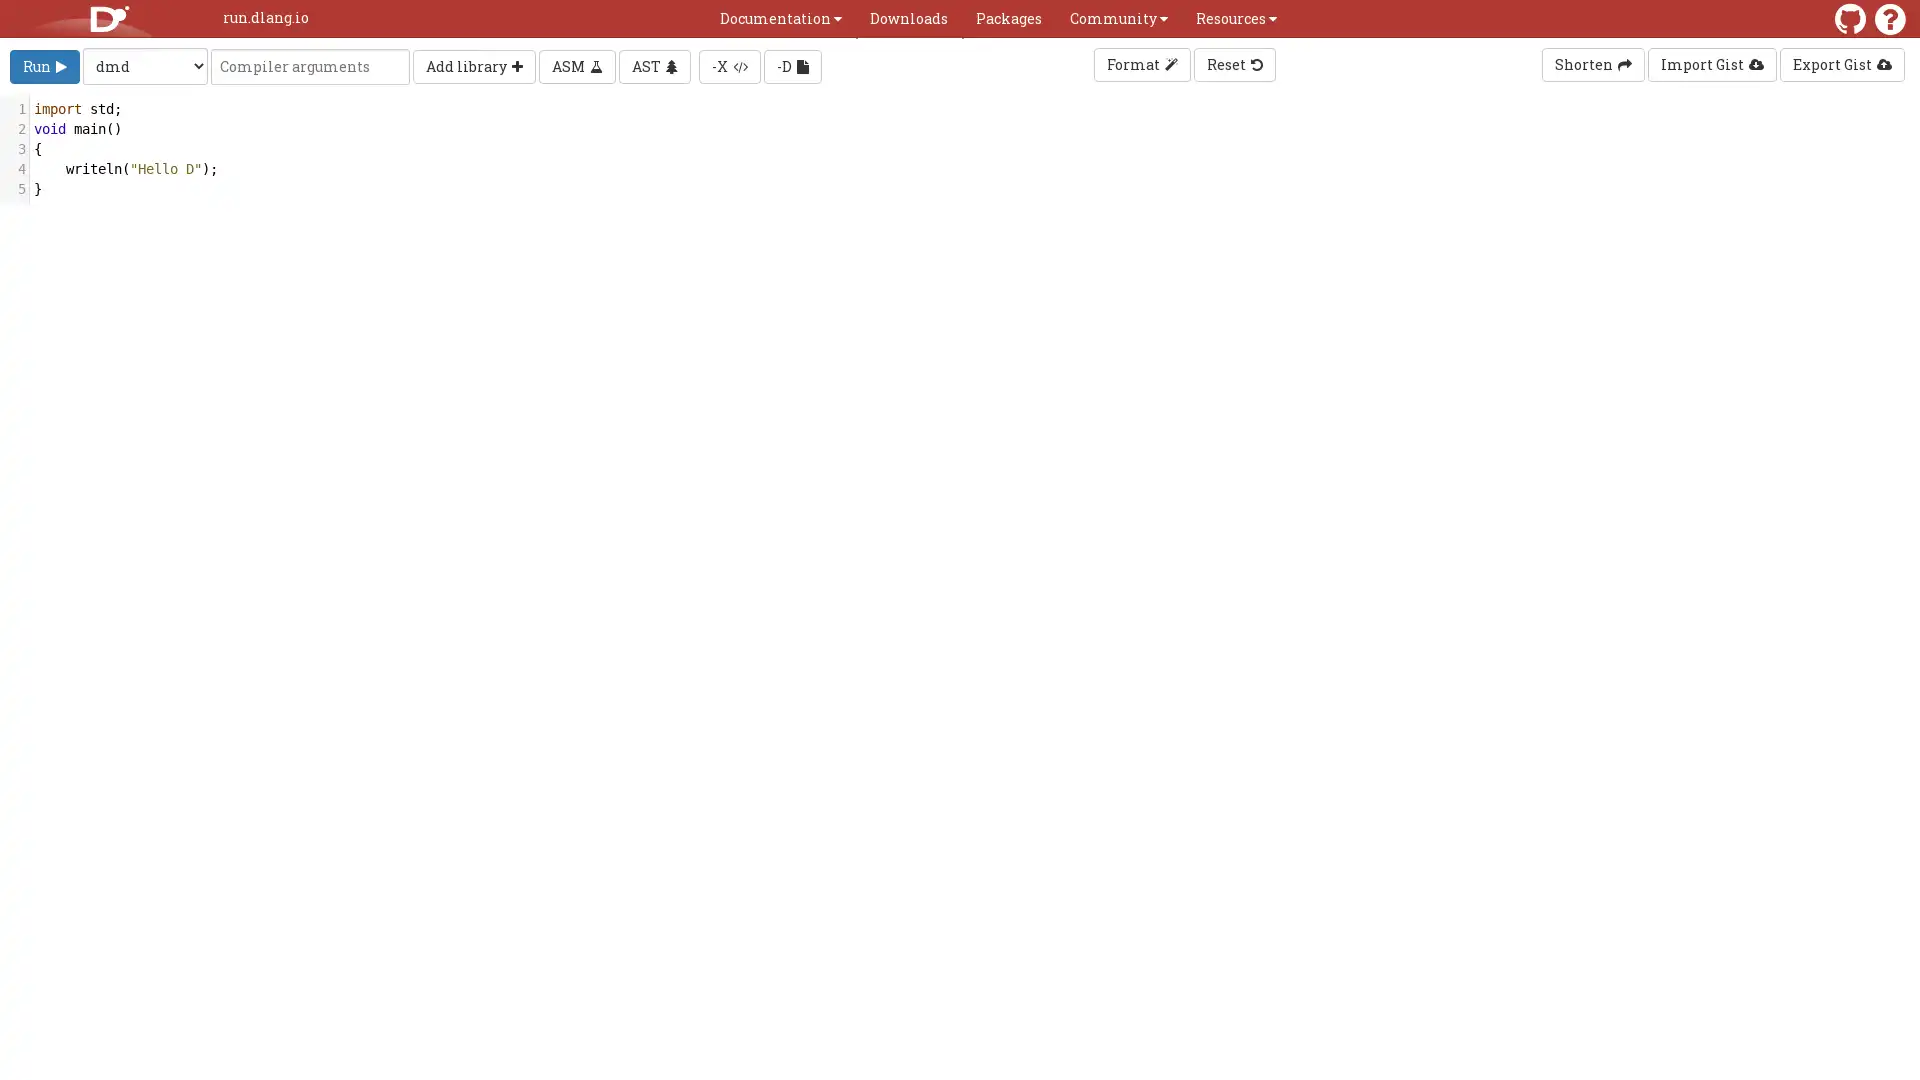 This screenshot has height=1080, width=1920. Describe the element at coordinates (791, 64) in the screenshot. I see `-D` at that location.